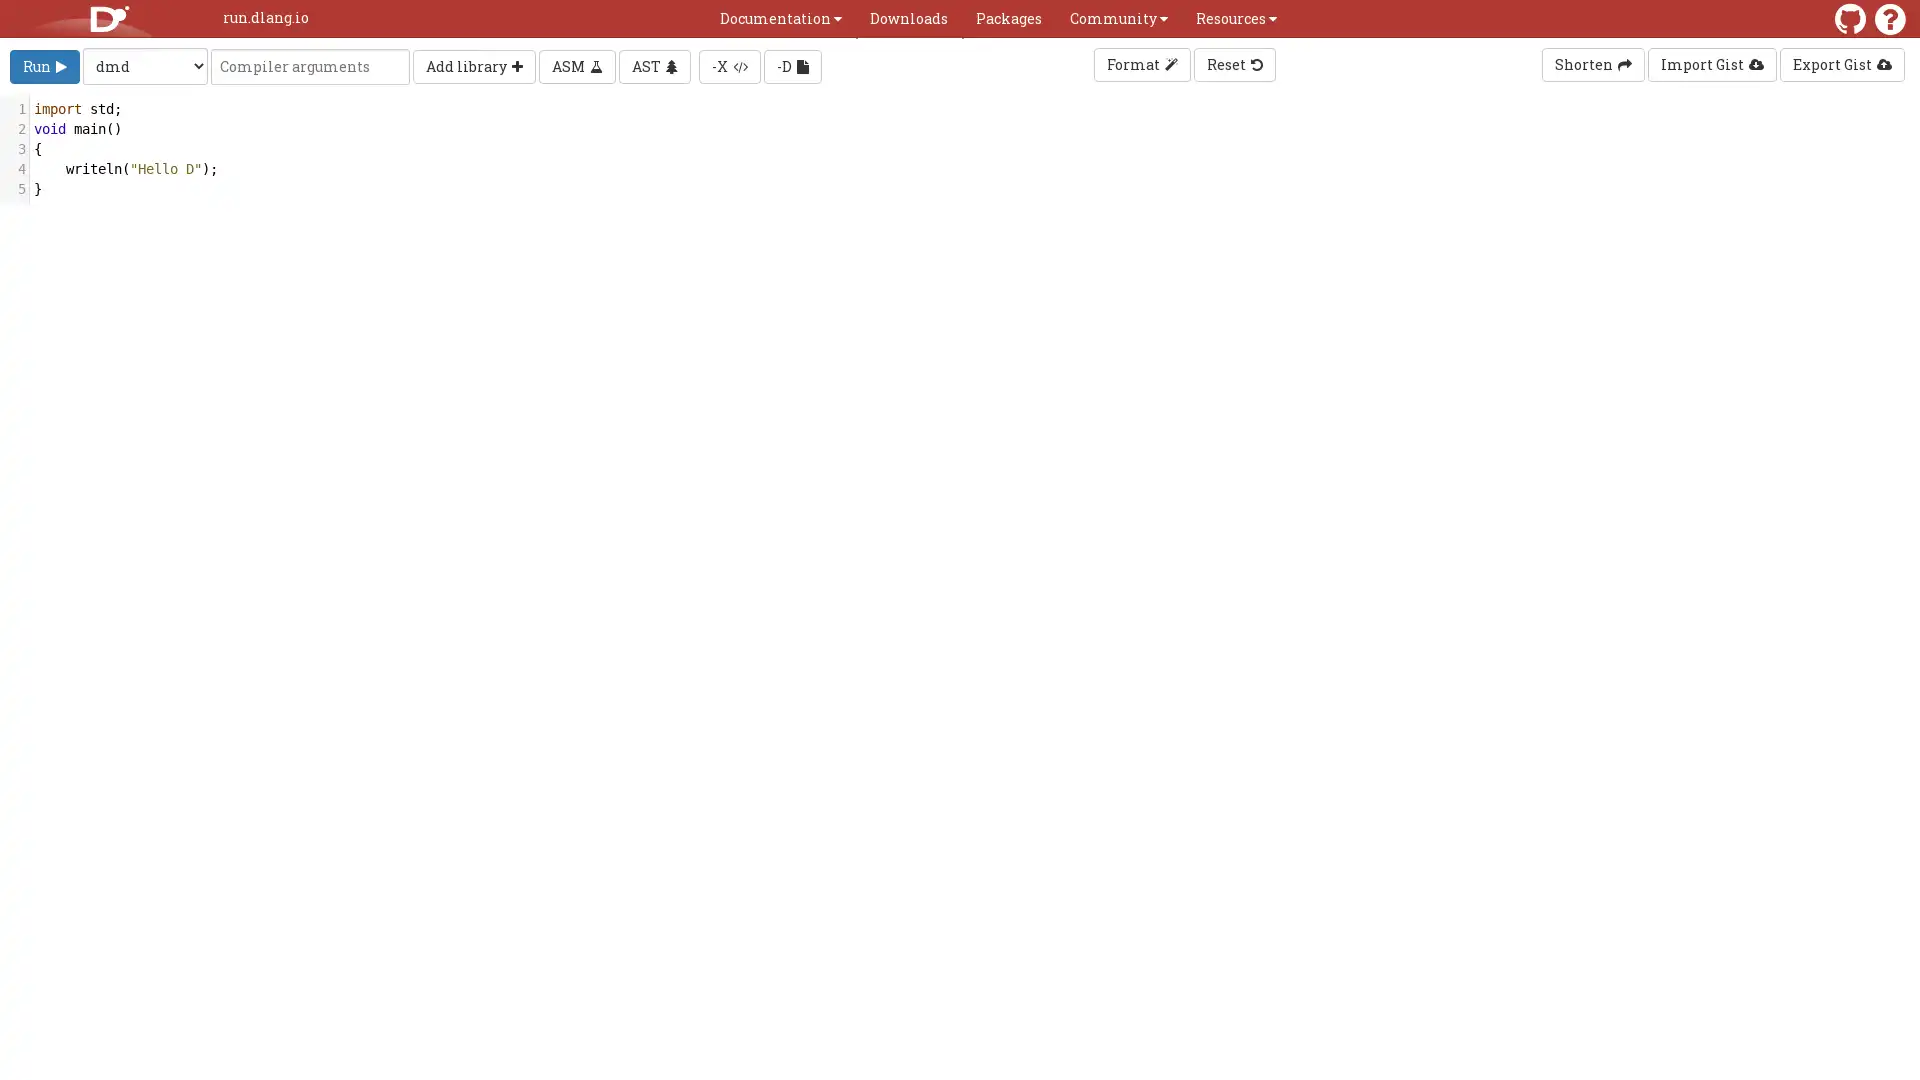 This screenshot has height=1080, width=1920. Describe the element at coordinates (791, 64) in the screenshot. I see `-D` at that location.